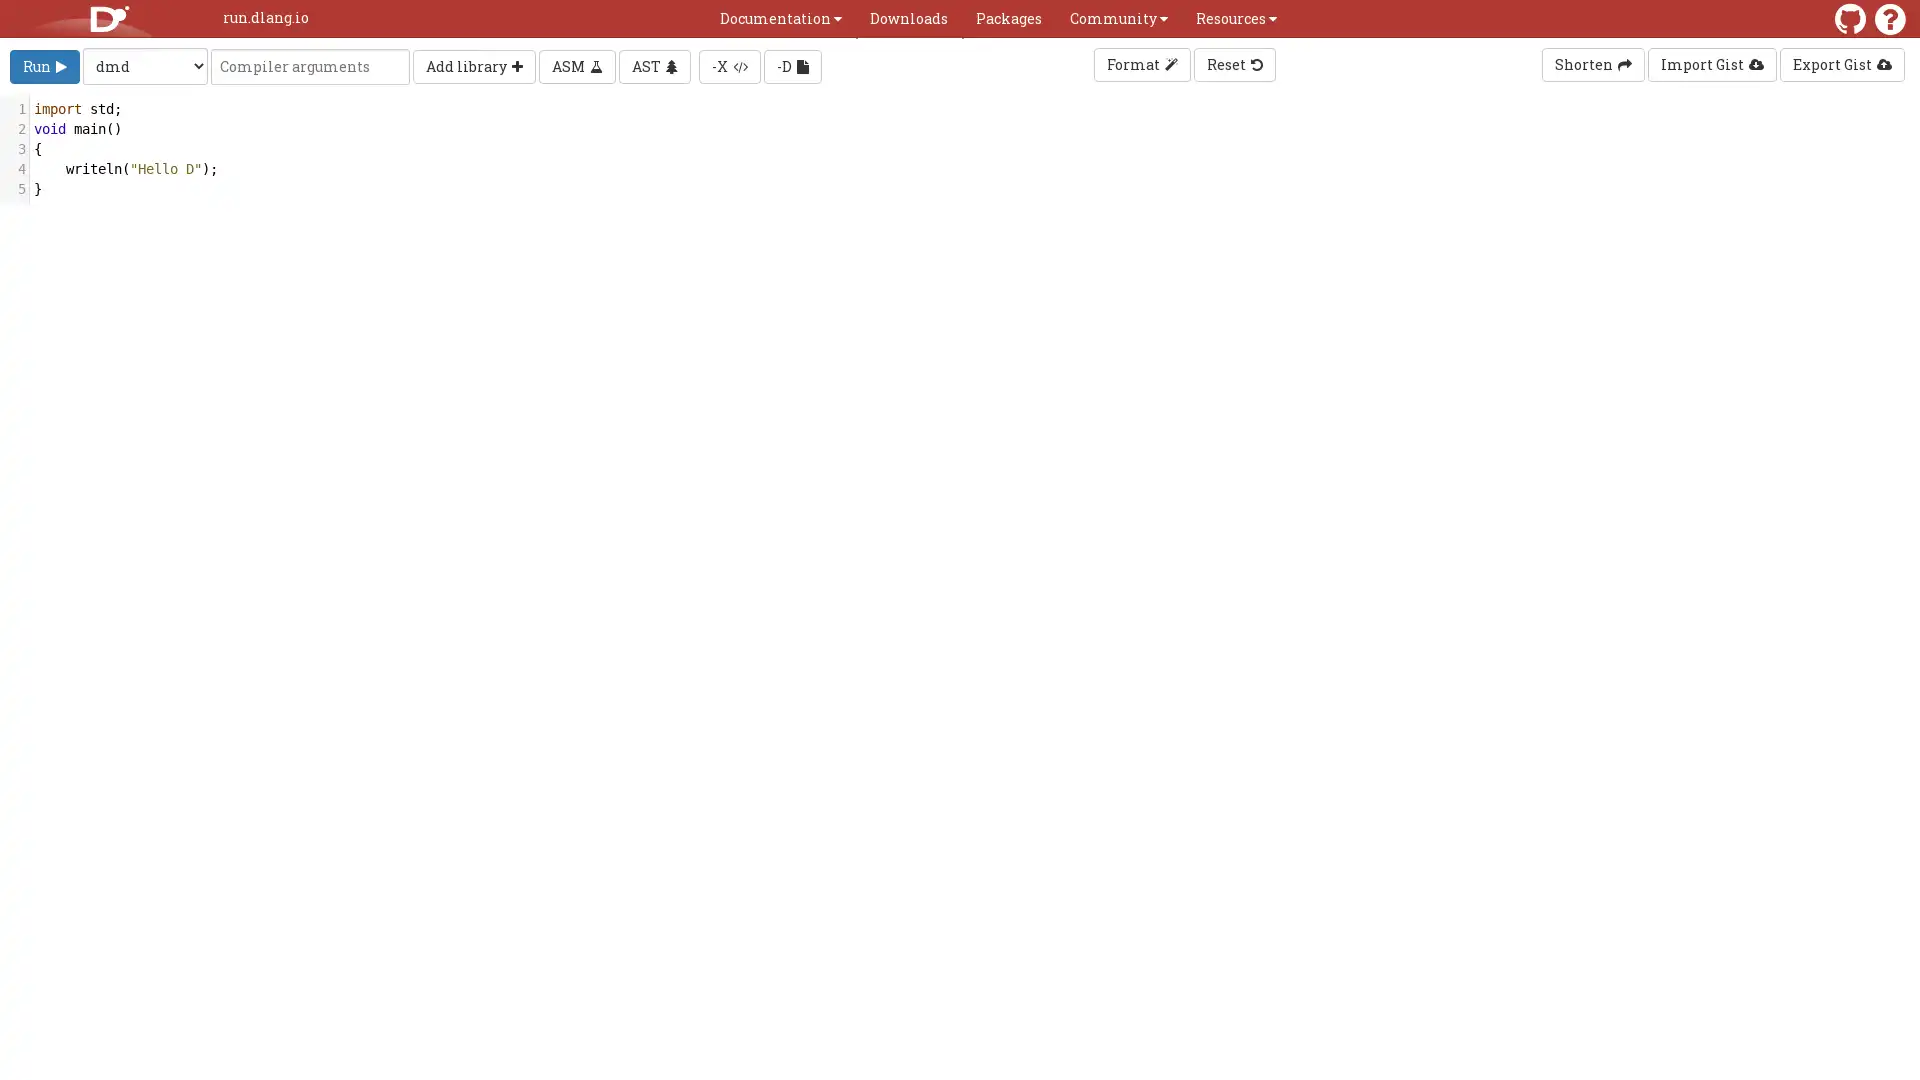 This screenshot has height=1080, width=1920. Describe the element at coordinates (791, 64) in the screenshot. I see `-D` at that location.